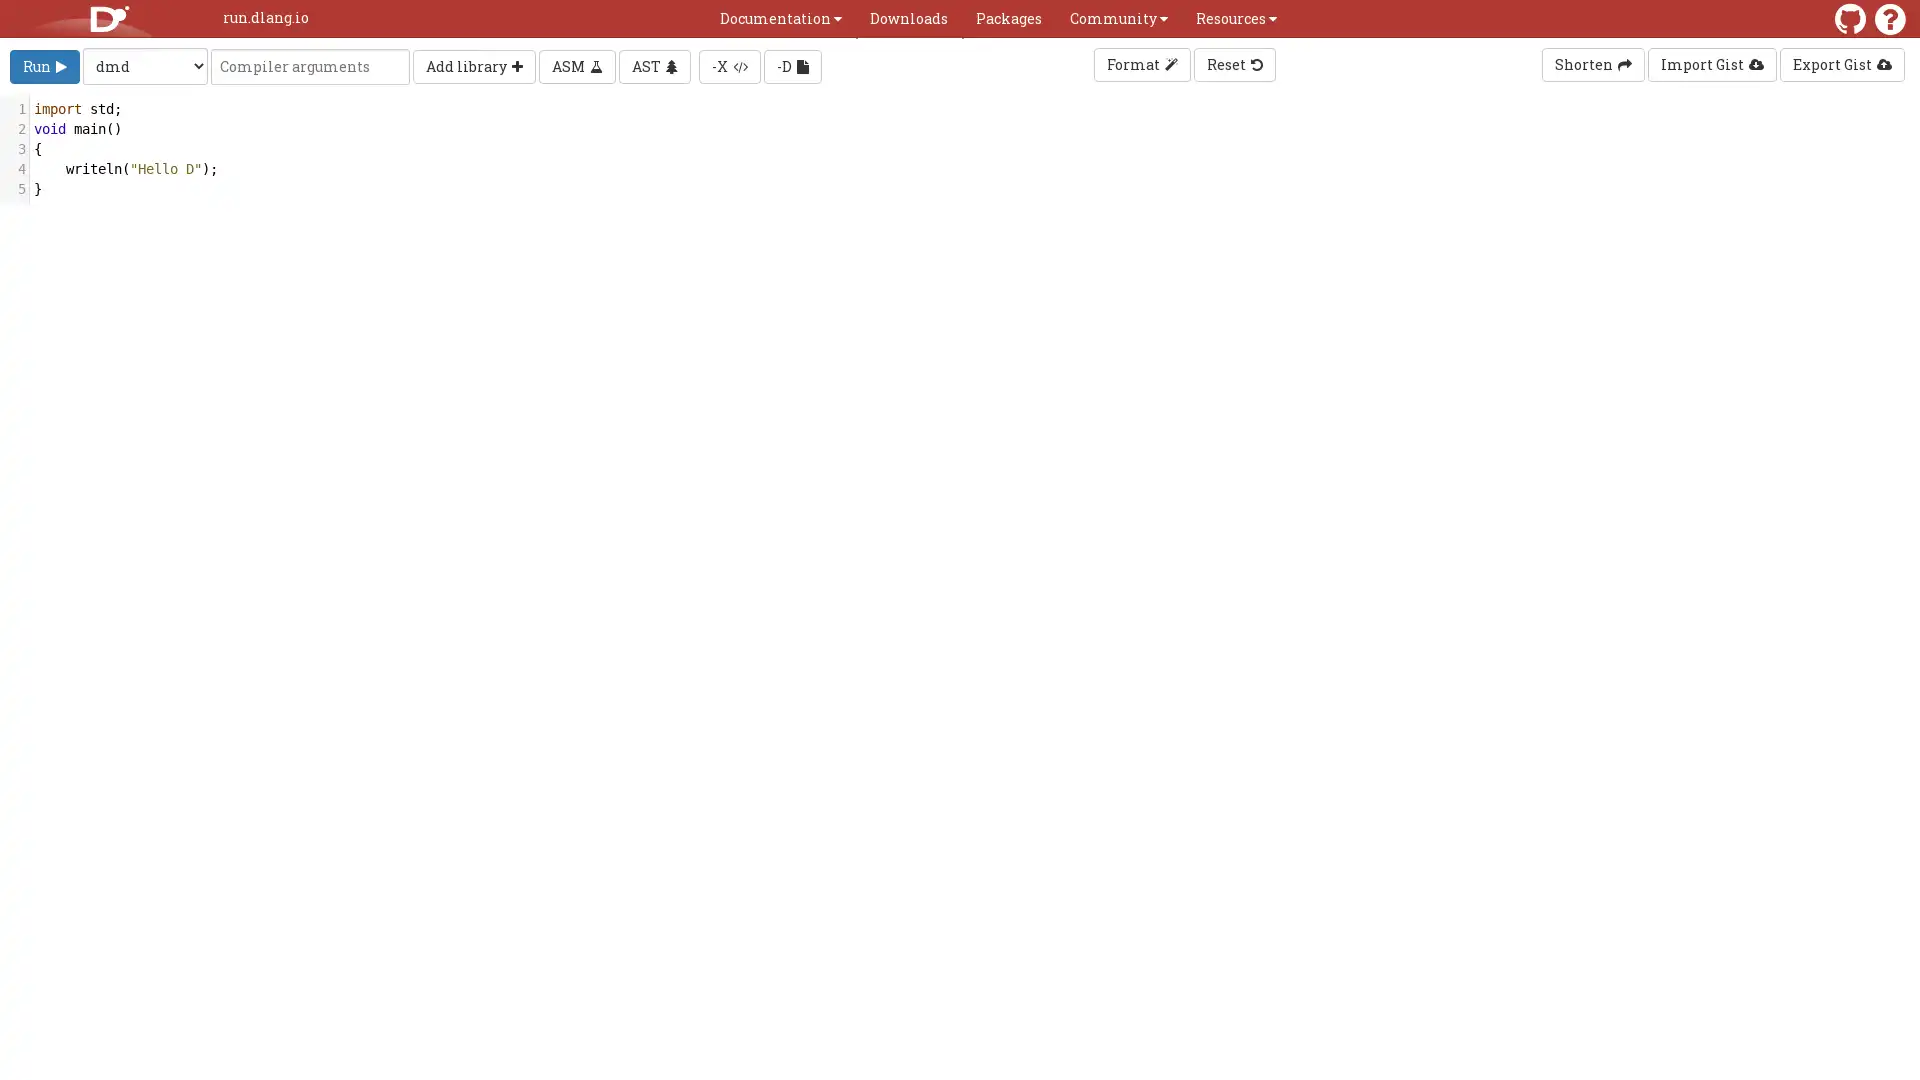 This screenshot has height=1080, width=1920. Describe the element at coordinates (791, 64) in the screenshot. I see `-D` at that location.